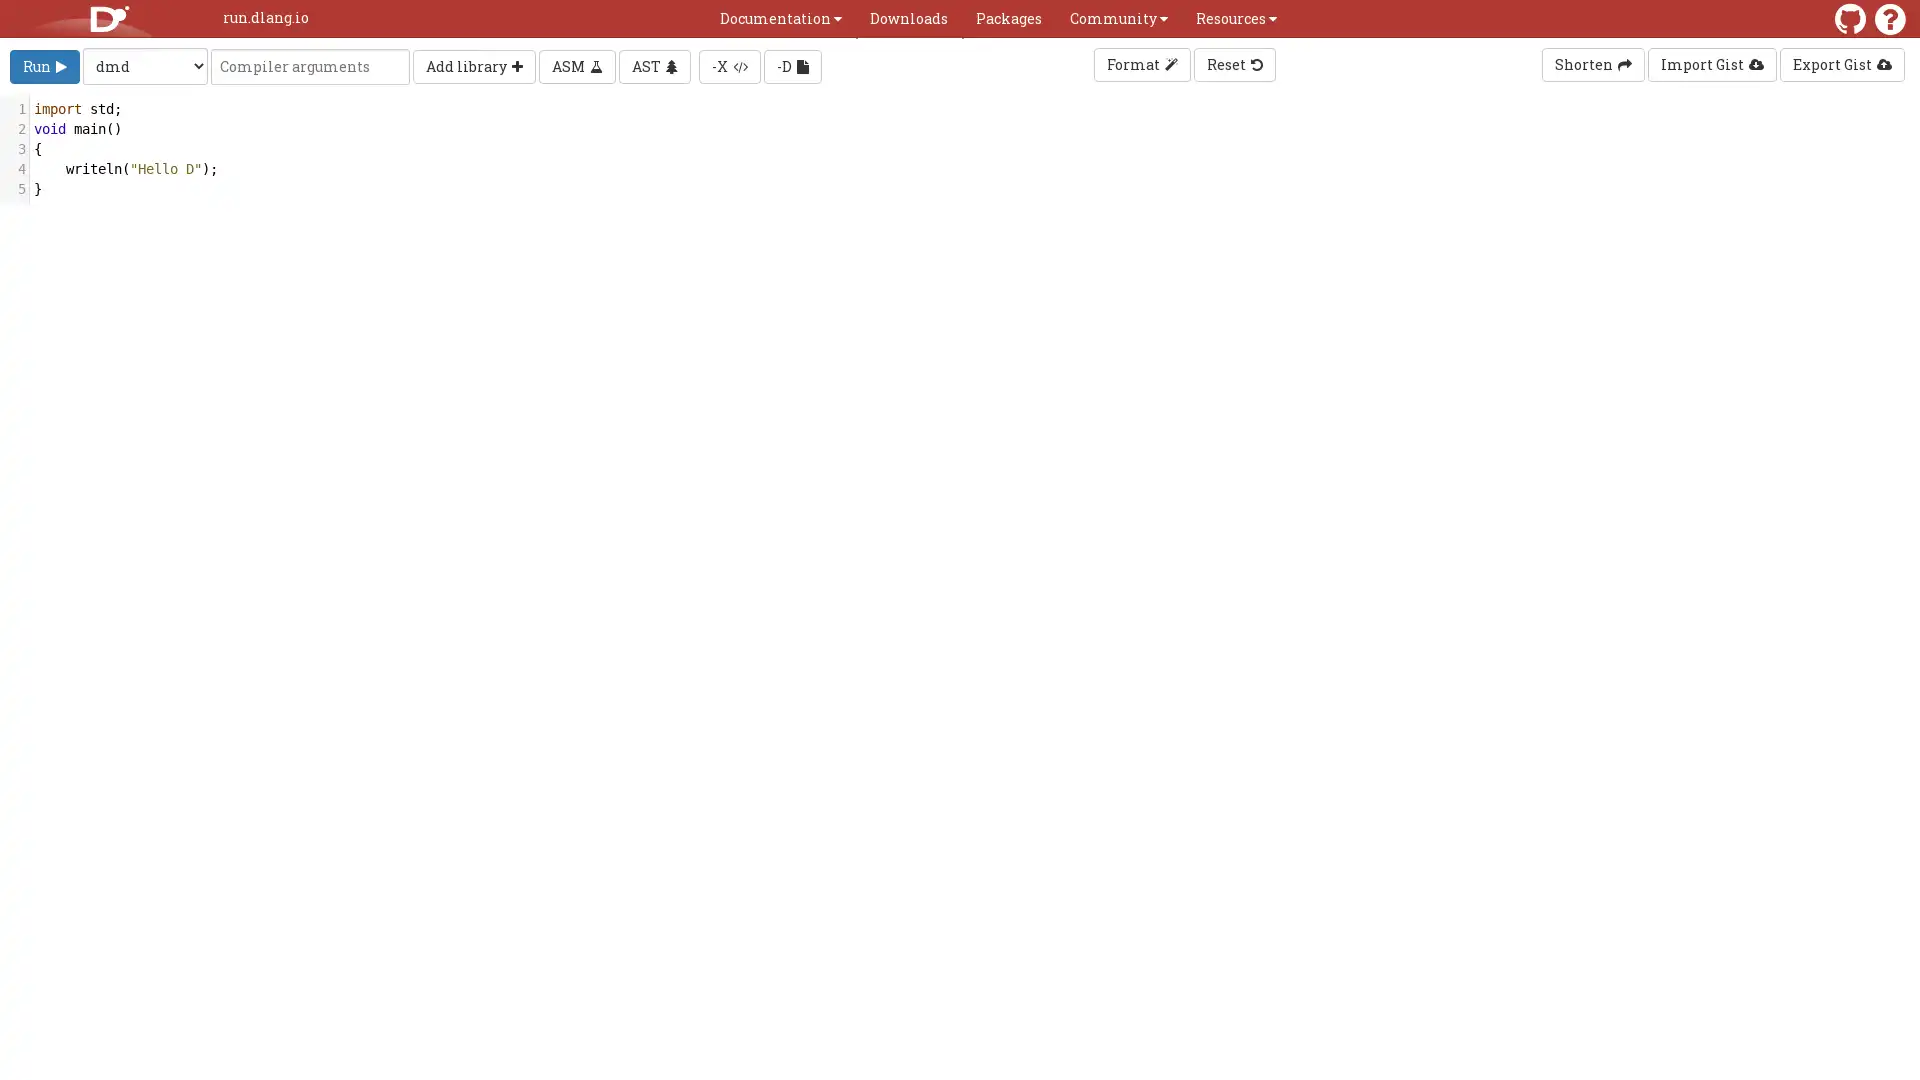 This screenshot has height=1080, width=1920. Describe the element at coordinates (791, 64) in the screenshot. I see `-D` at that location.